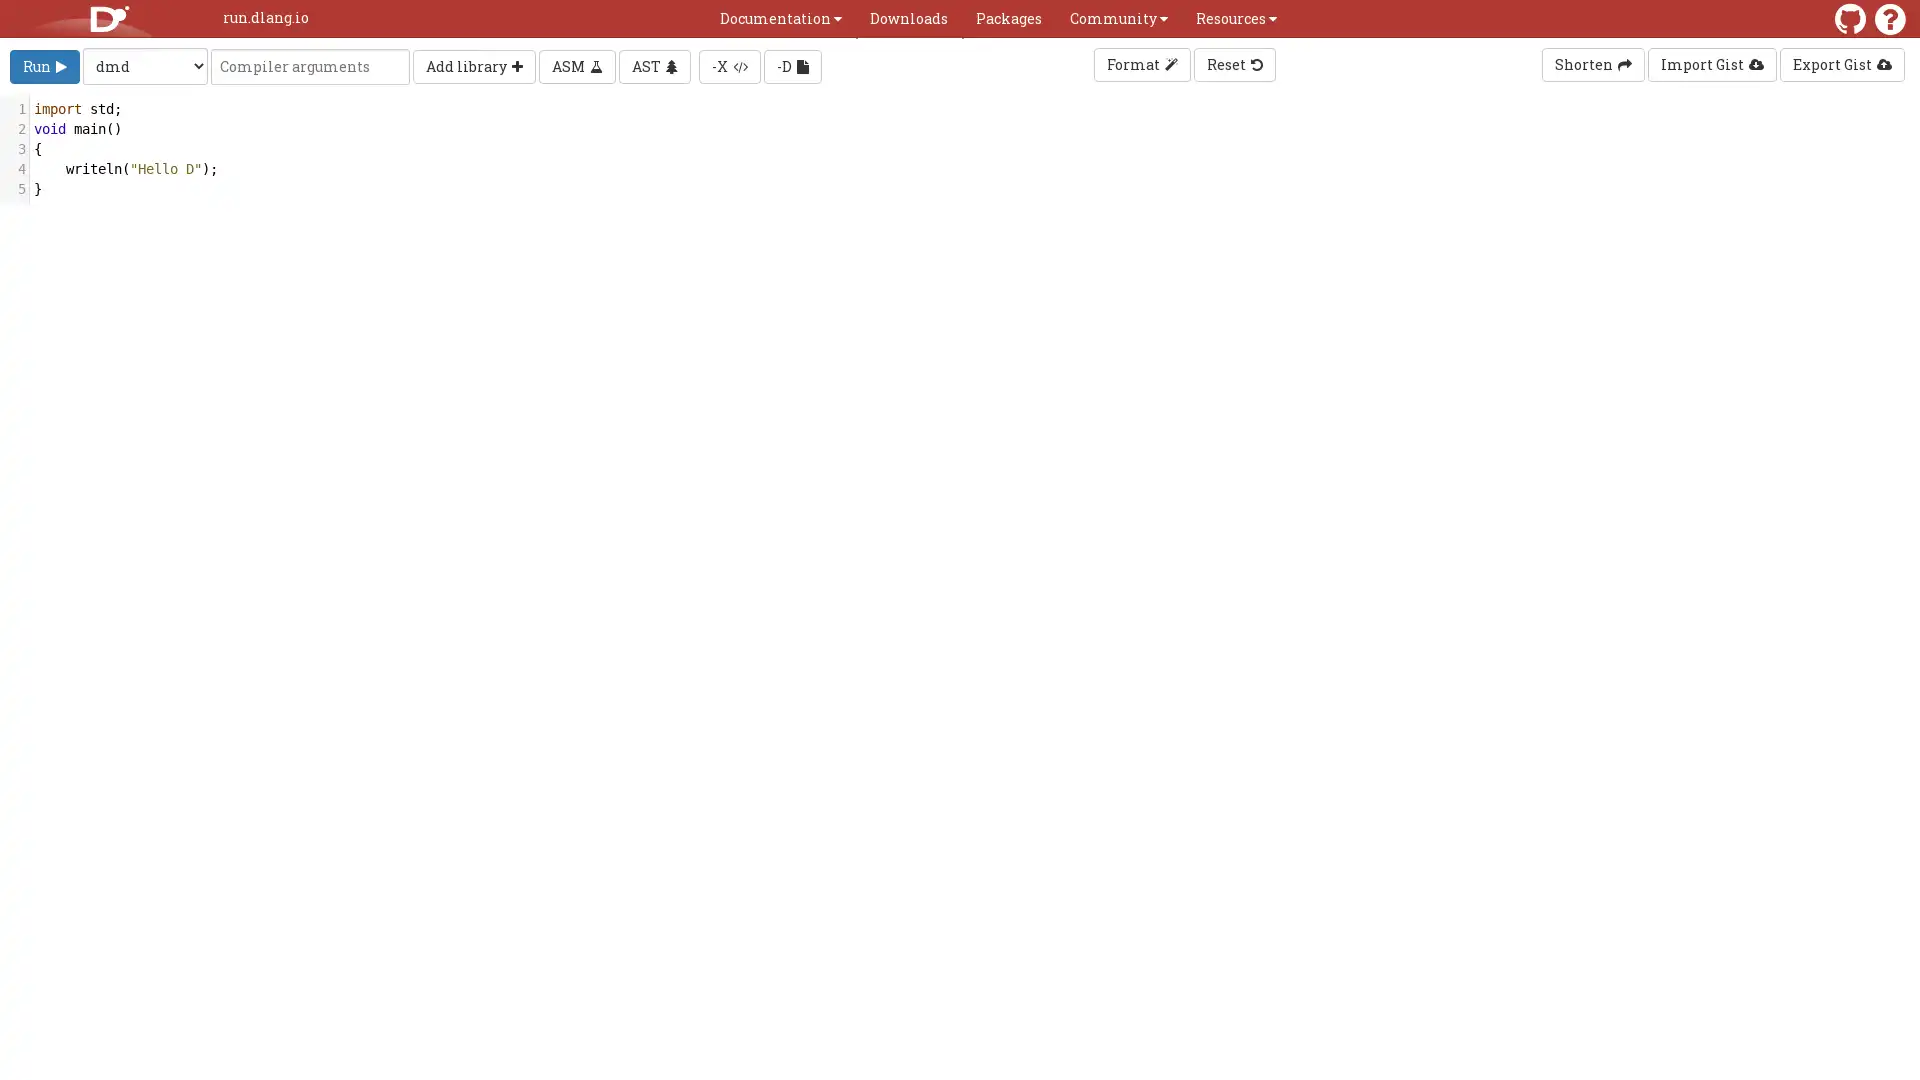 This screenshot has height=1080, width=1920. Describe the element at coordinates (791, 64) in the screenshot. I see `-D` at that location.